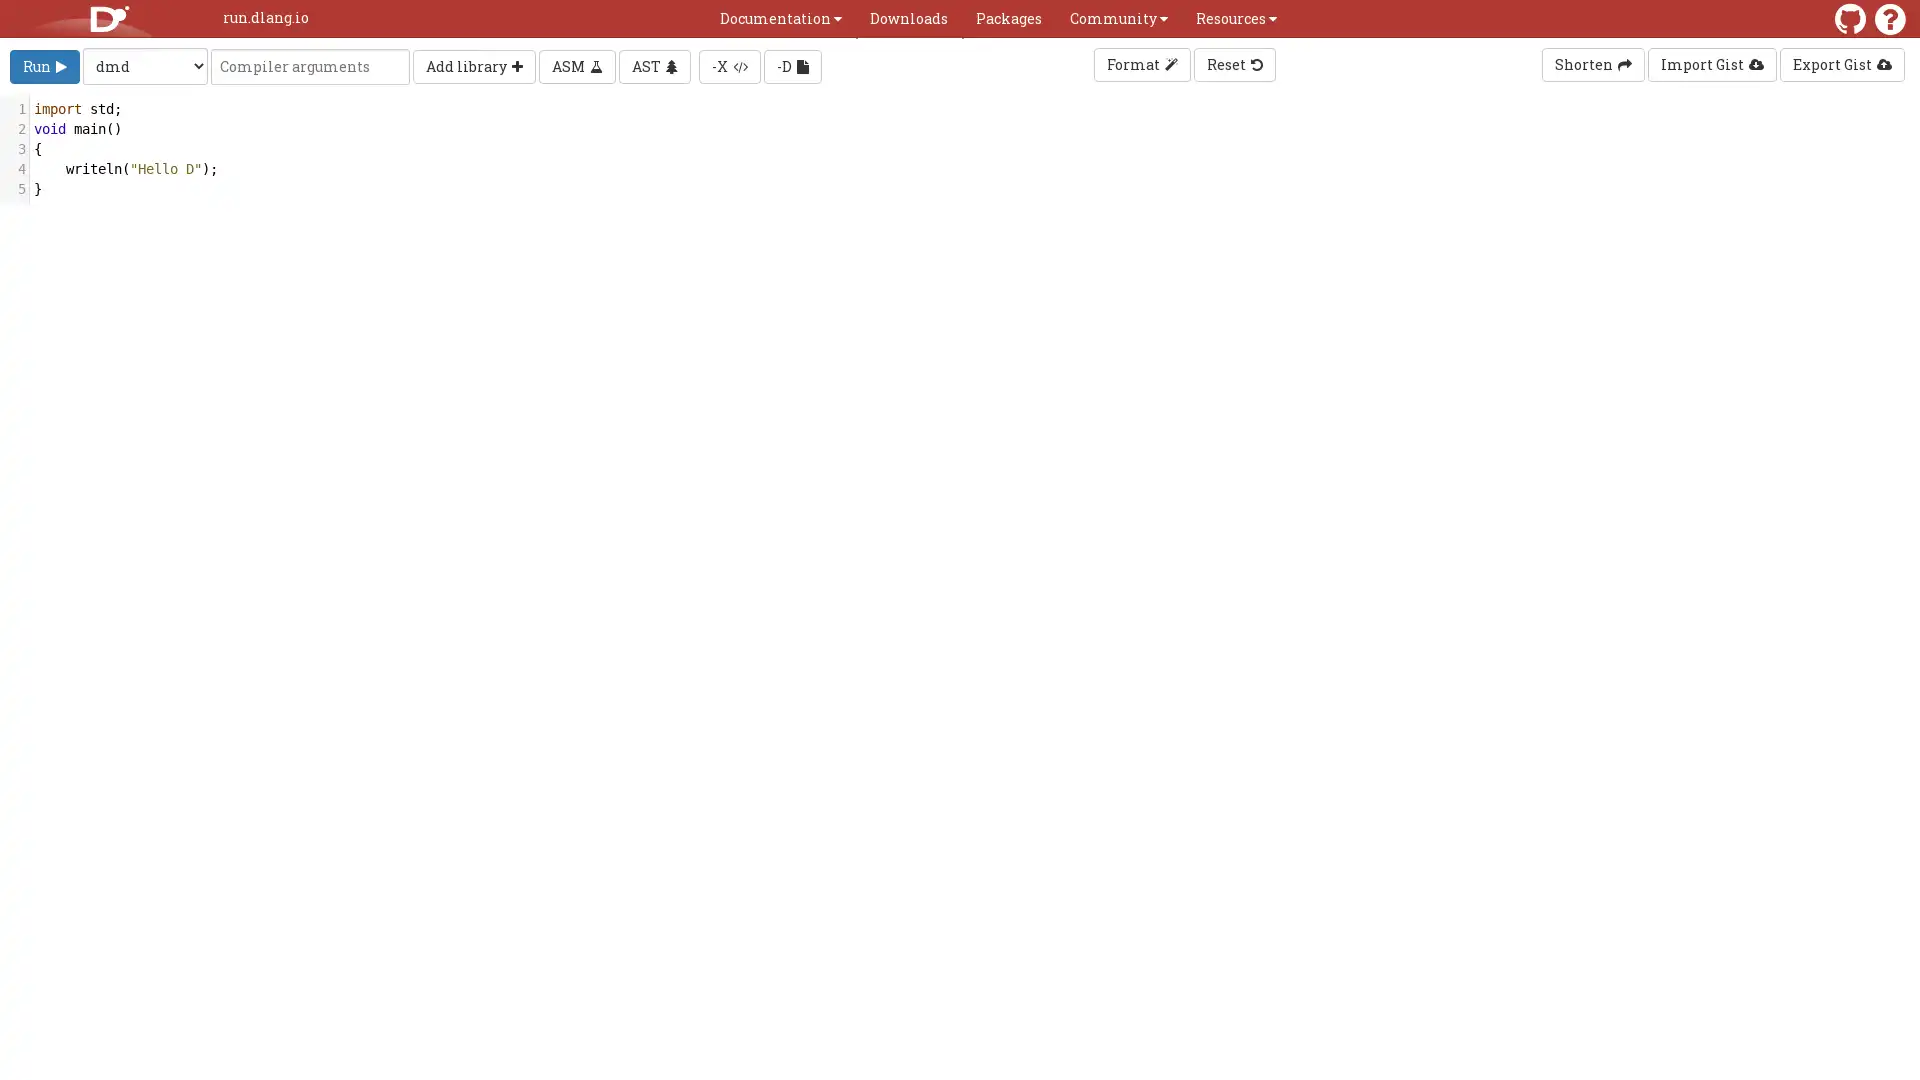 This screenshot has height=1080, width=1920. Describe the element at coordinates (791, 64) in the screenshot. I see `-D` at that location.